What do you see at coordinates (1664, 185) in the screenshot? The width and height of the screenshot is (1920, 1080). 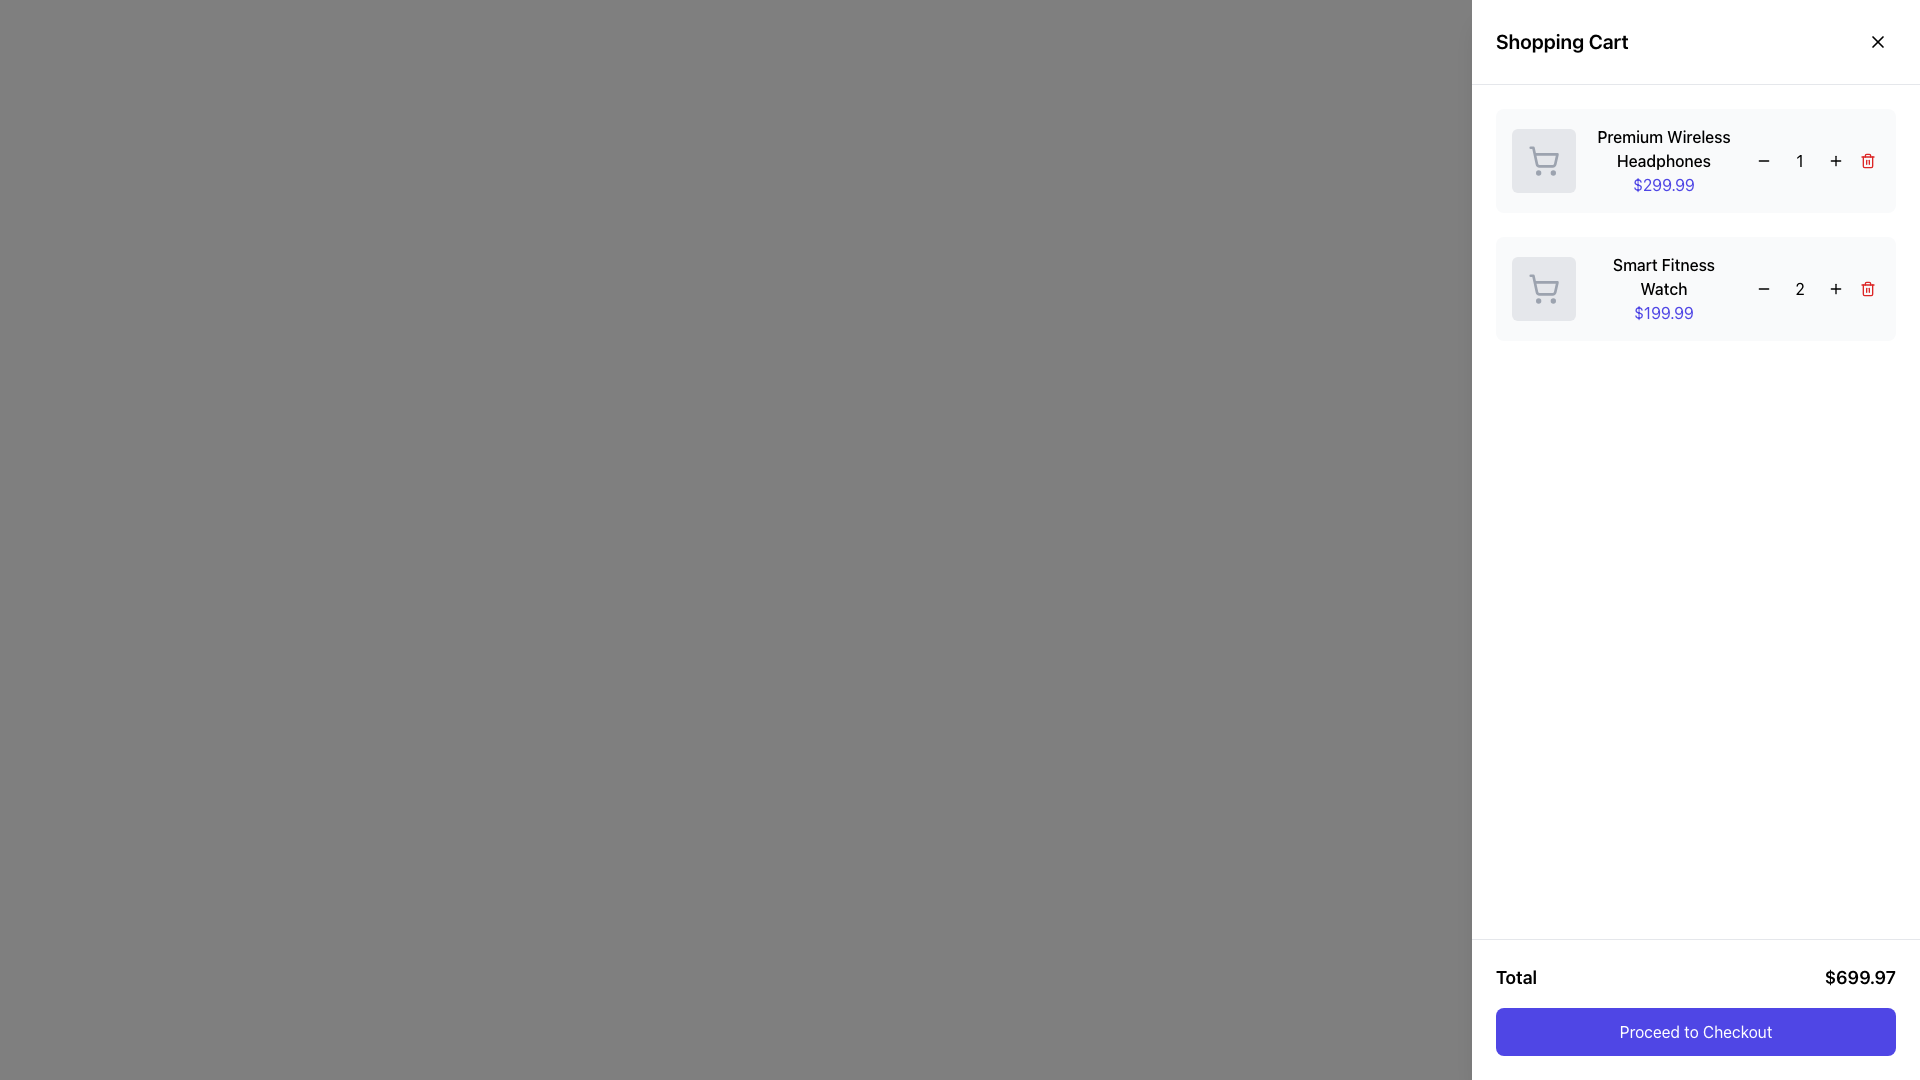 I see `the text label displaying the price '$299.99' in blue font, located within the shopping cart interface below the product name 'Premium Wireless Headphones'` at bounding box center [1664, 185].